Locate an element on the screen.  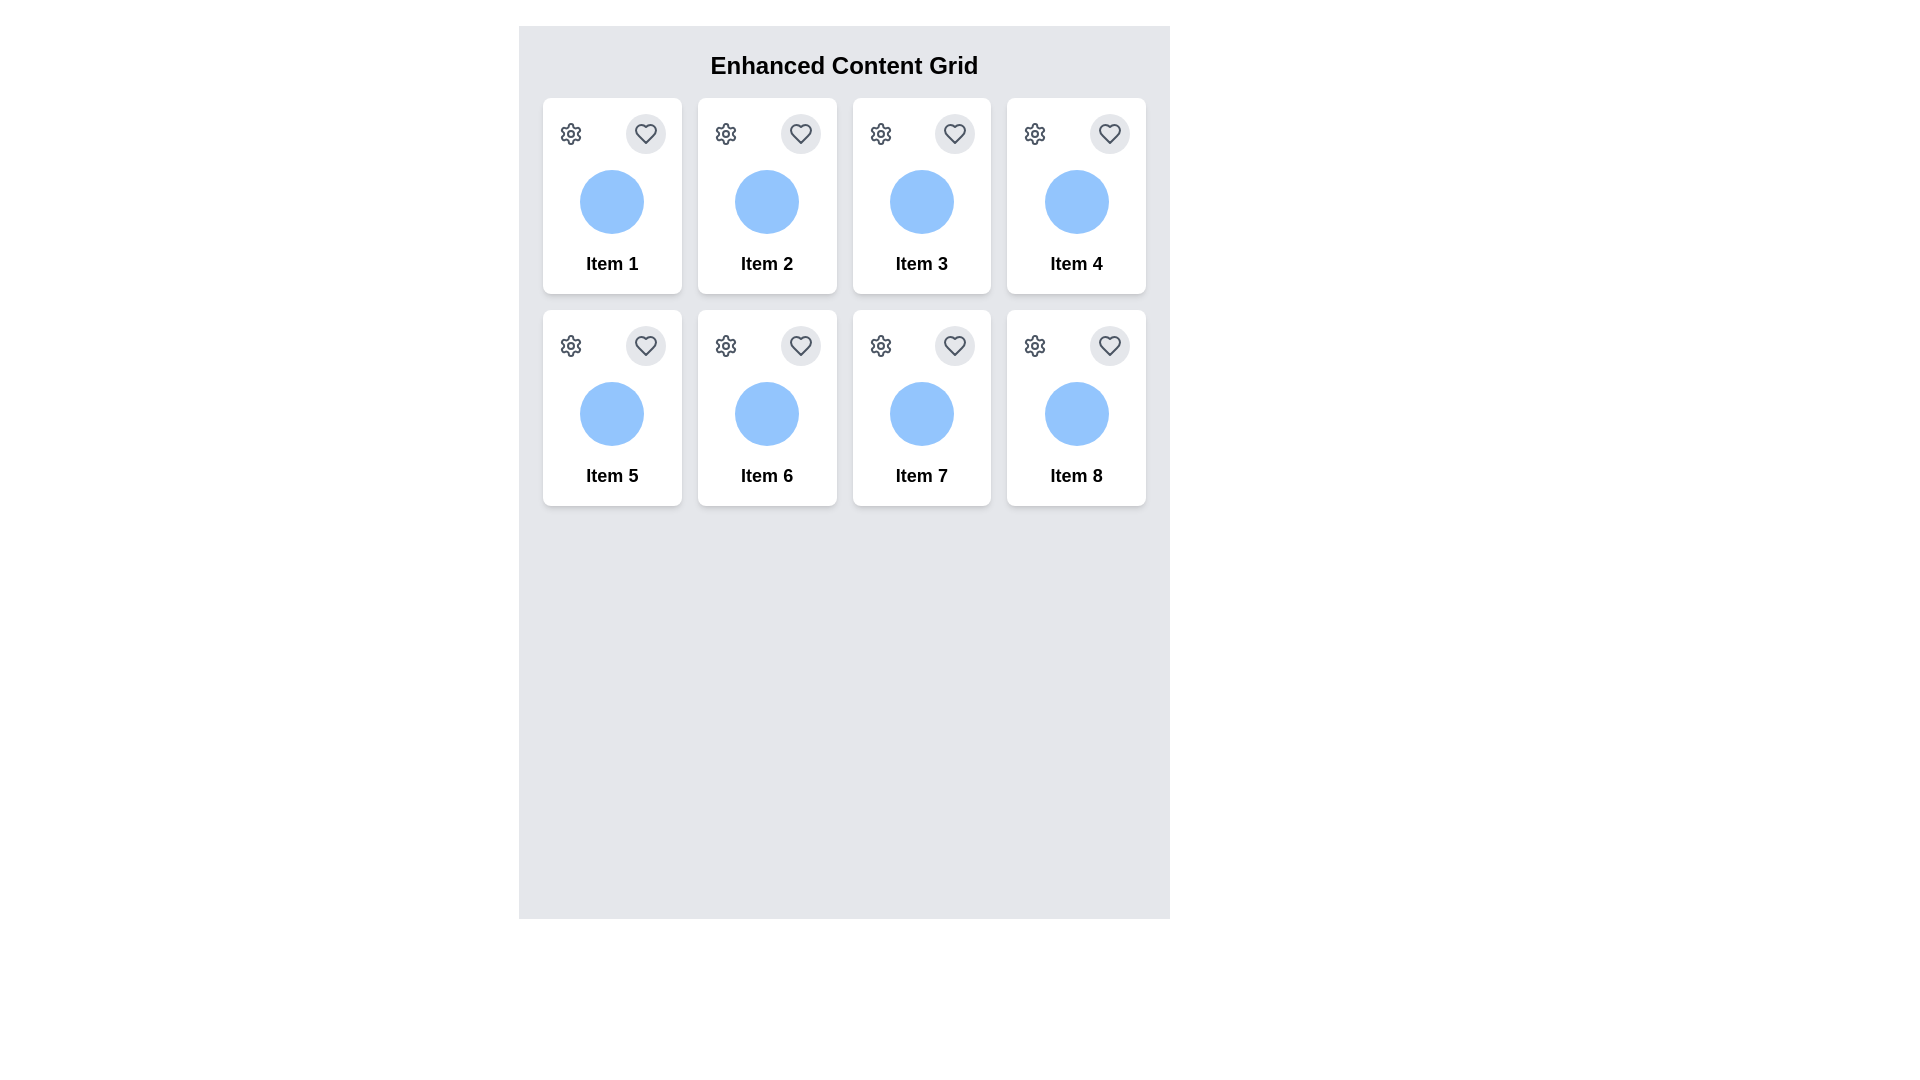
the rounded button with a light gray background and heart icon in the top-right corner of 'Item 6' card is located at coordinates (800, 345).